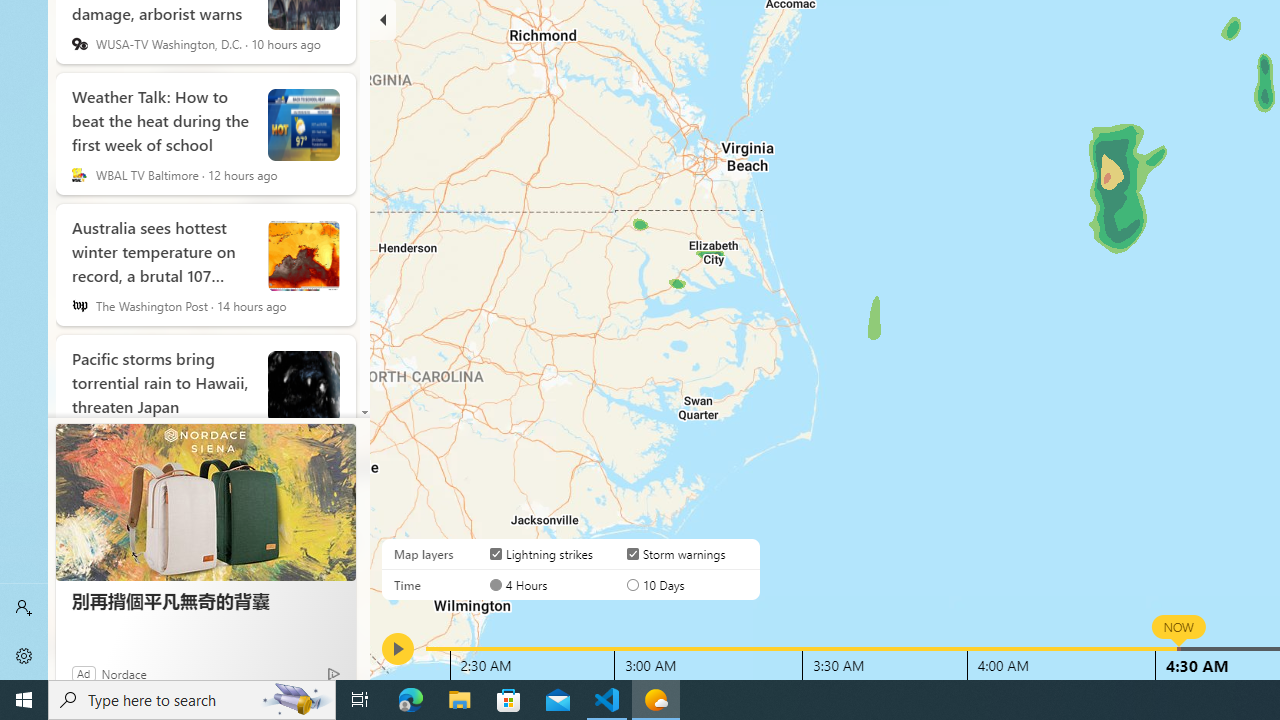  I want to click on 'Task View', so click(359, 698).